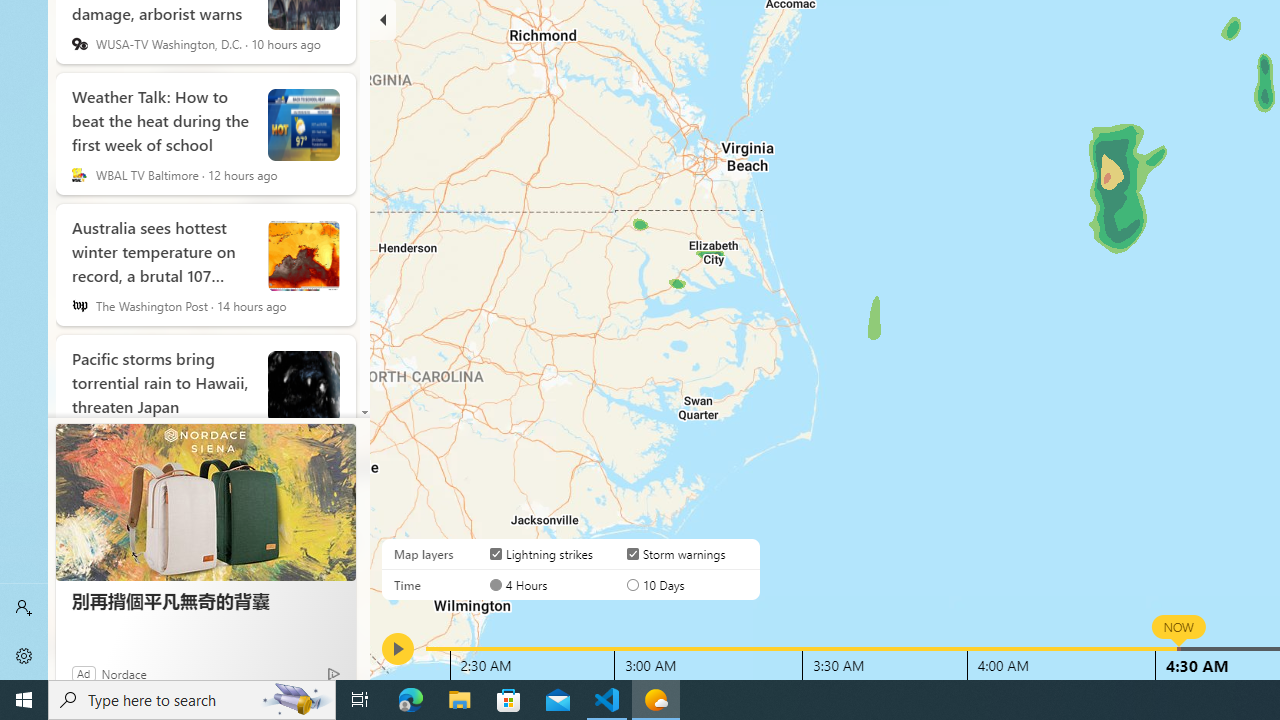  I want to click on 'Task View', so click(359, 698).